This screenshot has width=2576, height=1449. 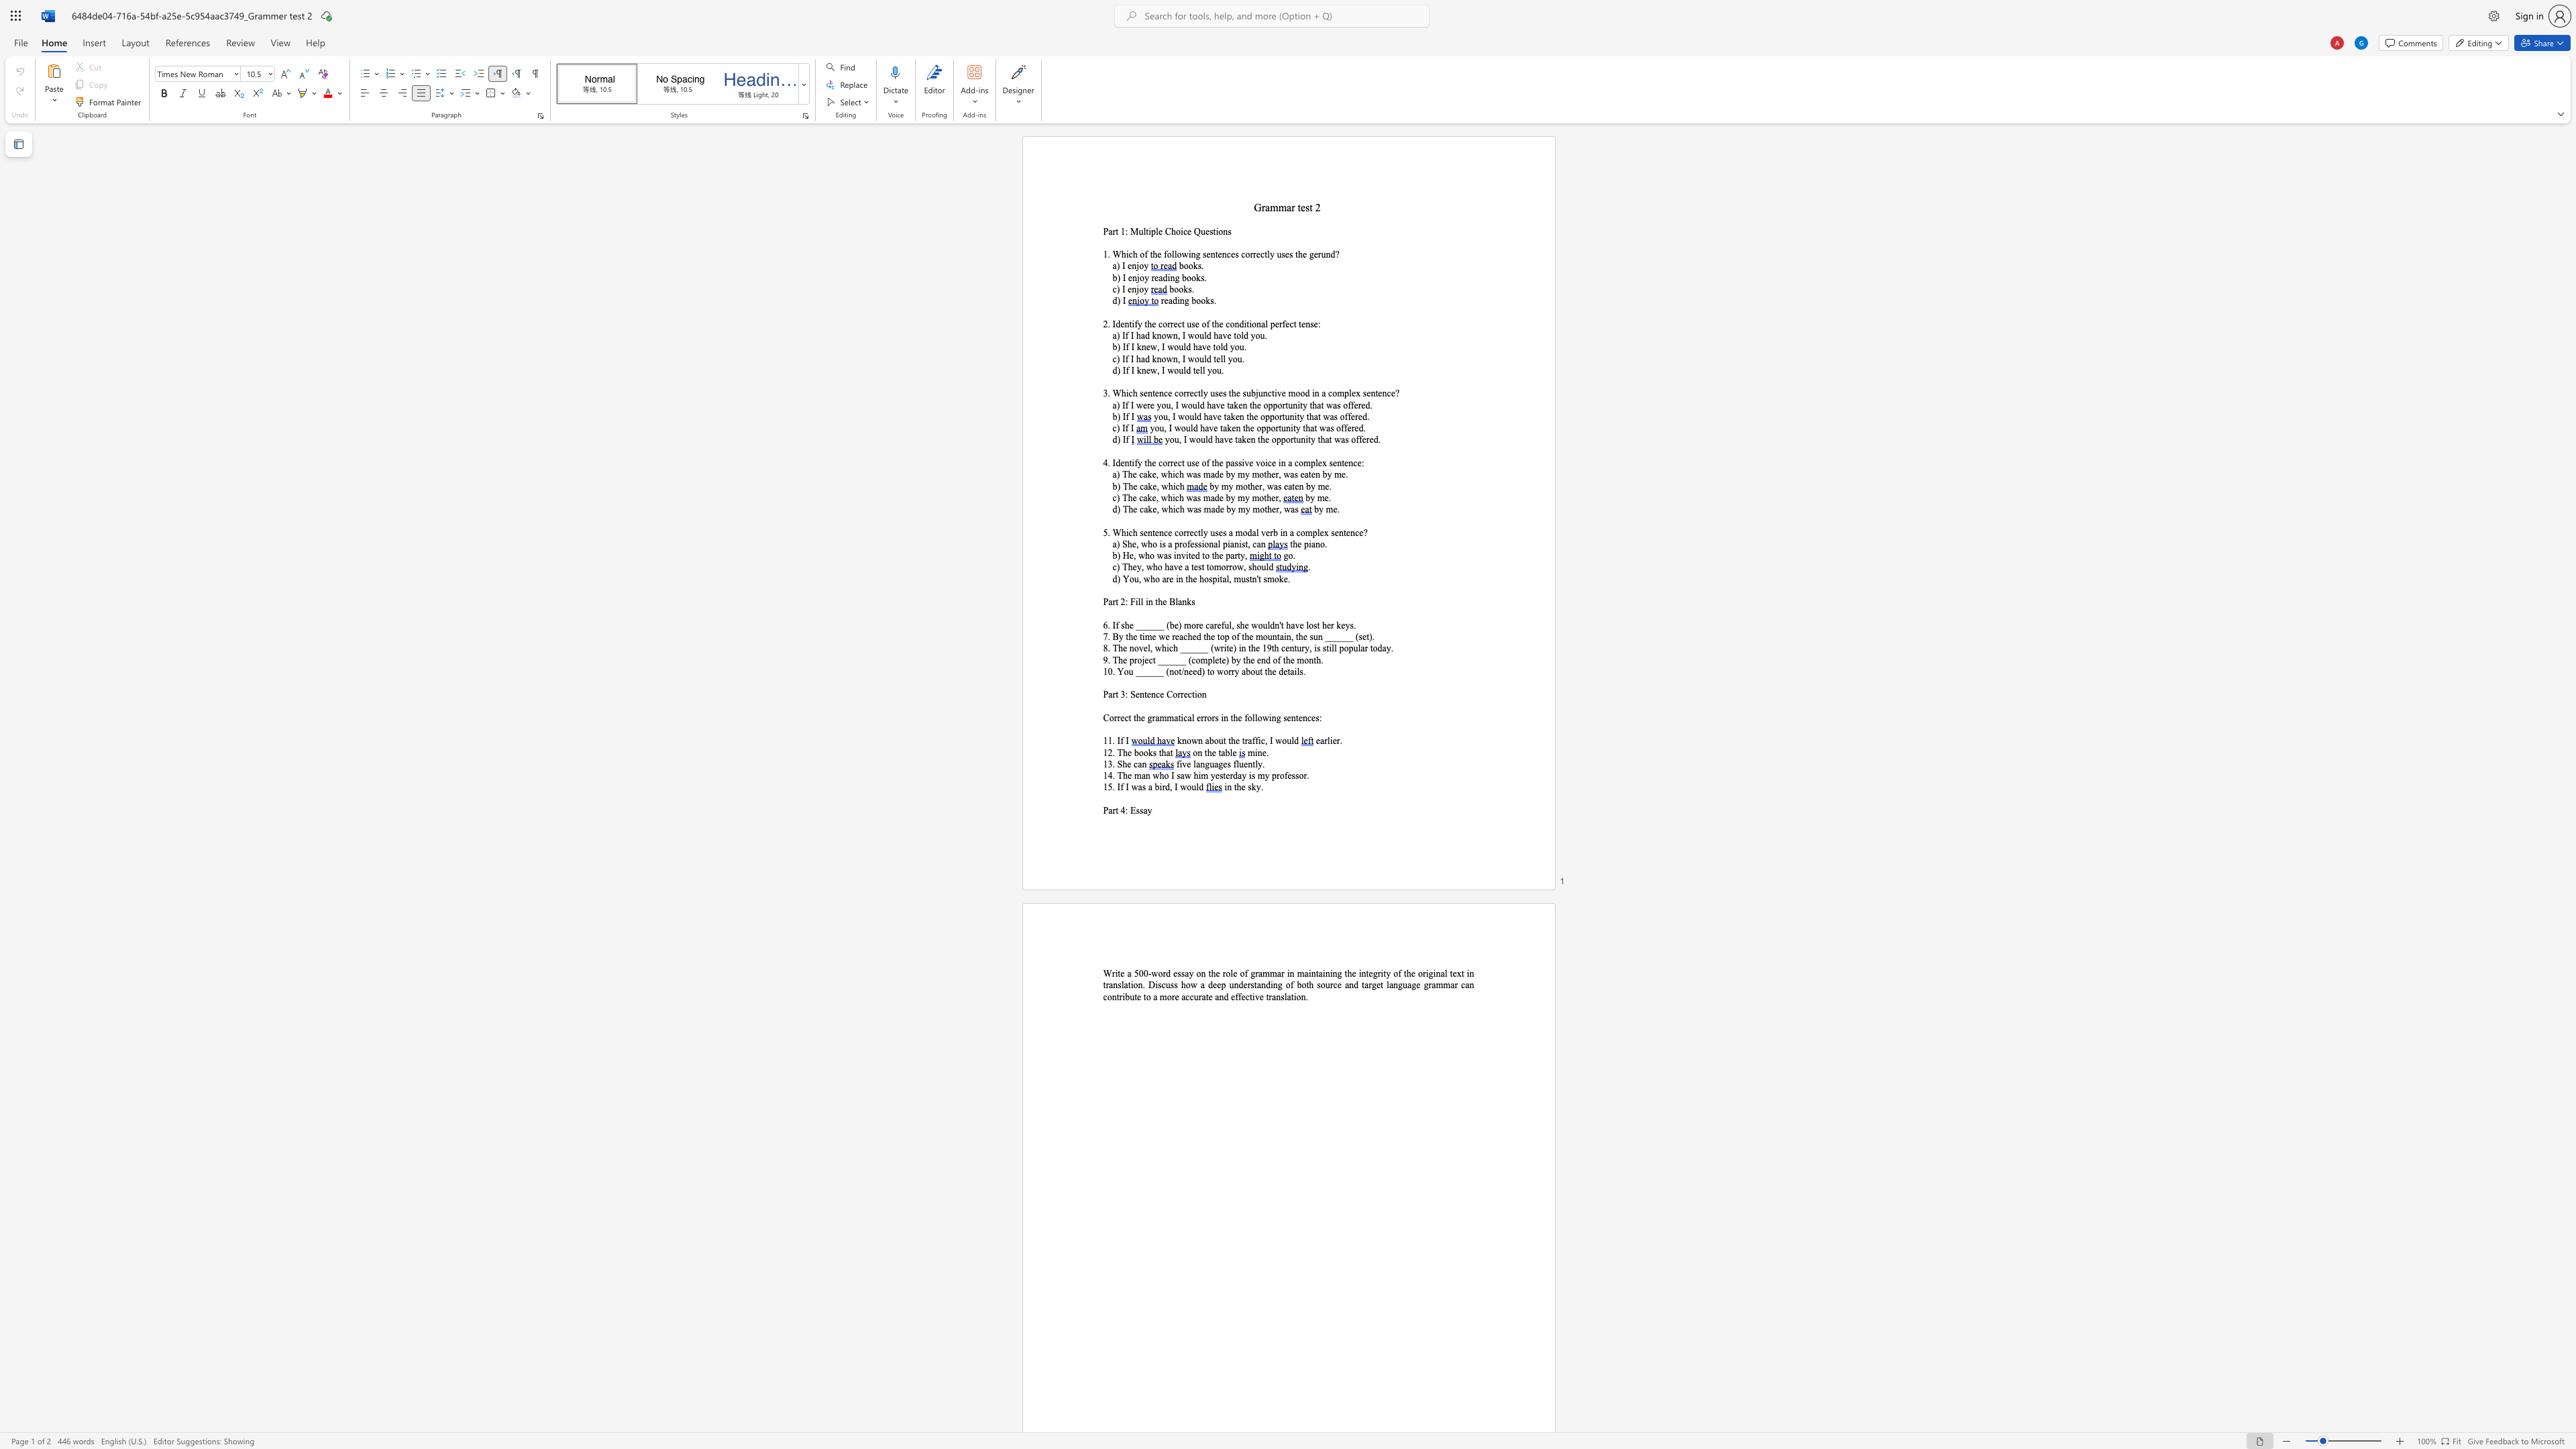 What do you see at coordinates (1268, 533) in the screenshot?
I see `the space between the continuous character "e" and "r" in the text` at bounding box center [1268, 533].